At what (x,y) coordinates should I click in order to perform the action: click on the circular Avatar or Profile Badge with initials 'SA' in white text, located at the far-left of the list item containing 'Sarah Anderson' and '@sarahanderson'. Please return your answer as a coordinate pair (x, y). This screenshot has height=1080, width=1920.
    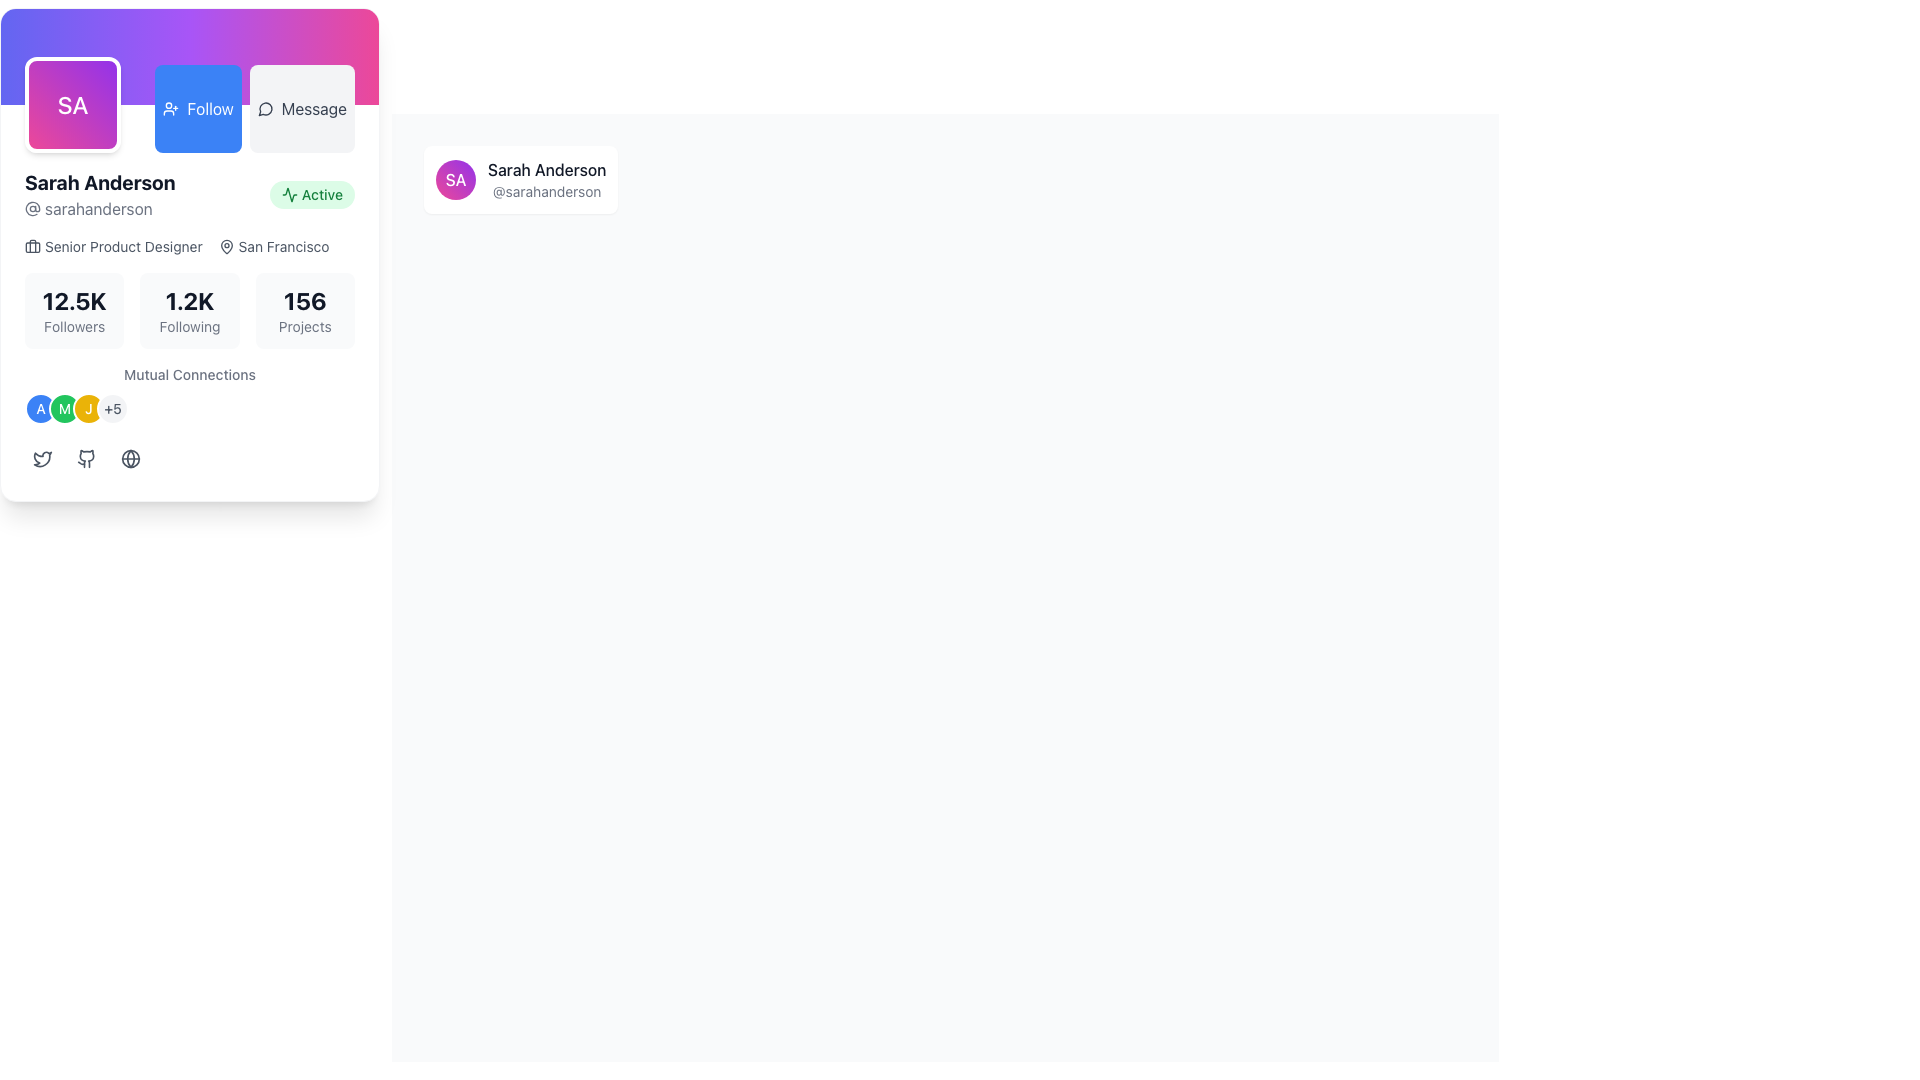
    Looking at the image, I should click on (455, 180).